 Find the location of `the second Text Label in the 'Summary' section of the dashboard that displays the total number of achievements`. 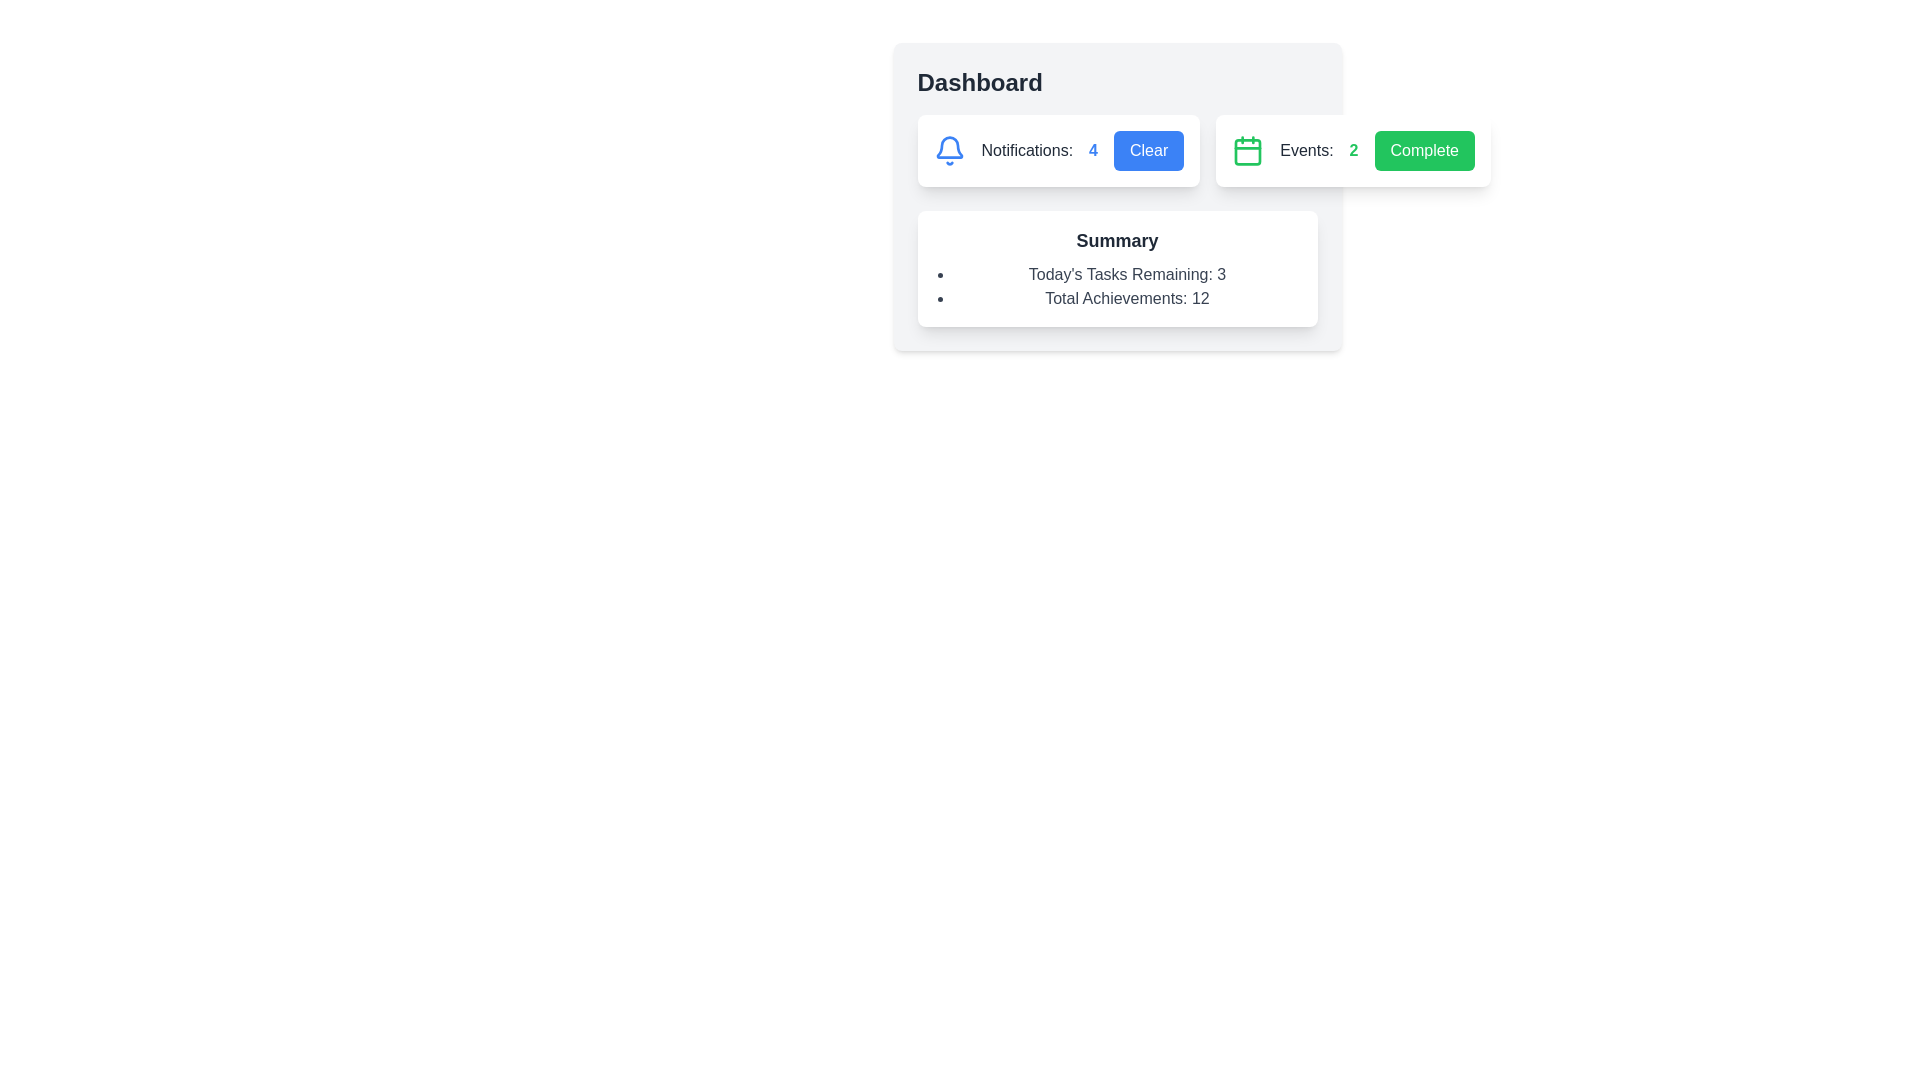

the second Text Label in the 'Summary' section of the dashboard that displays the total number of achievements is located at coordinates (1127, 299).